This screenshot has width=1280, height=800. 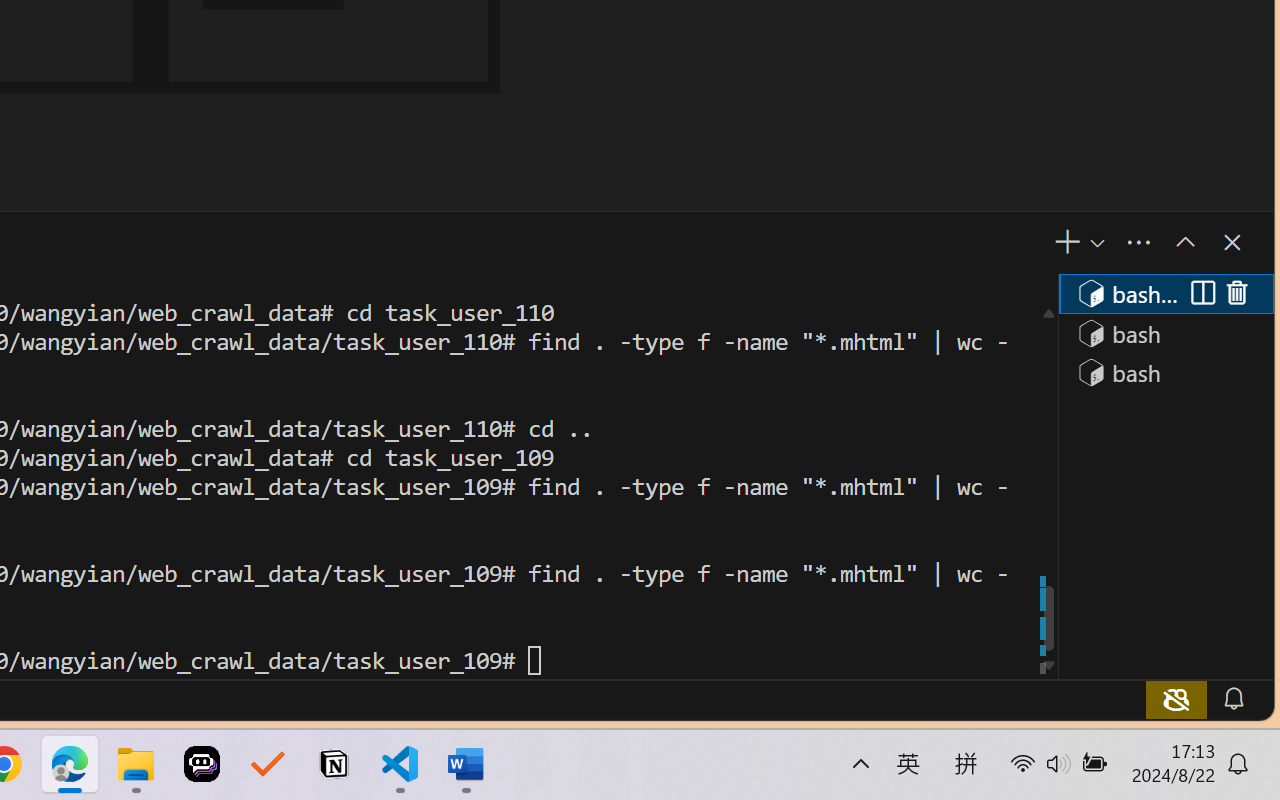 What do you see at coordinates (1175, 698) in the screenshot?
I see `'copilot-notconnected, Copilot error (click for details)'` at bounding box center [1175, 698].